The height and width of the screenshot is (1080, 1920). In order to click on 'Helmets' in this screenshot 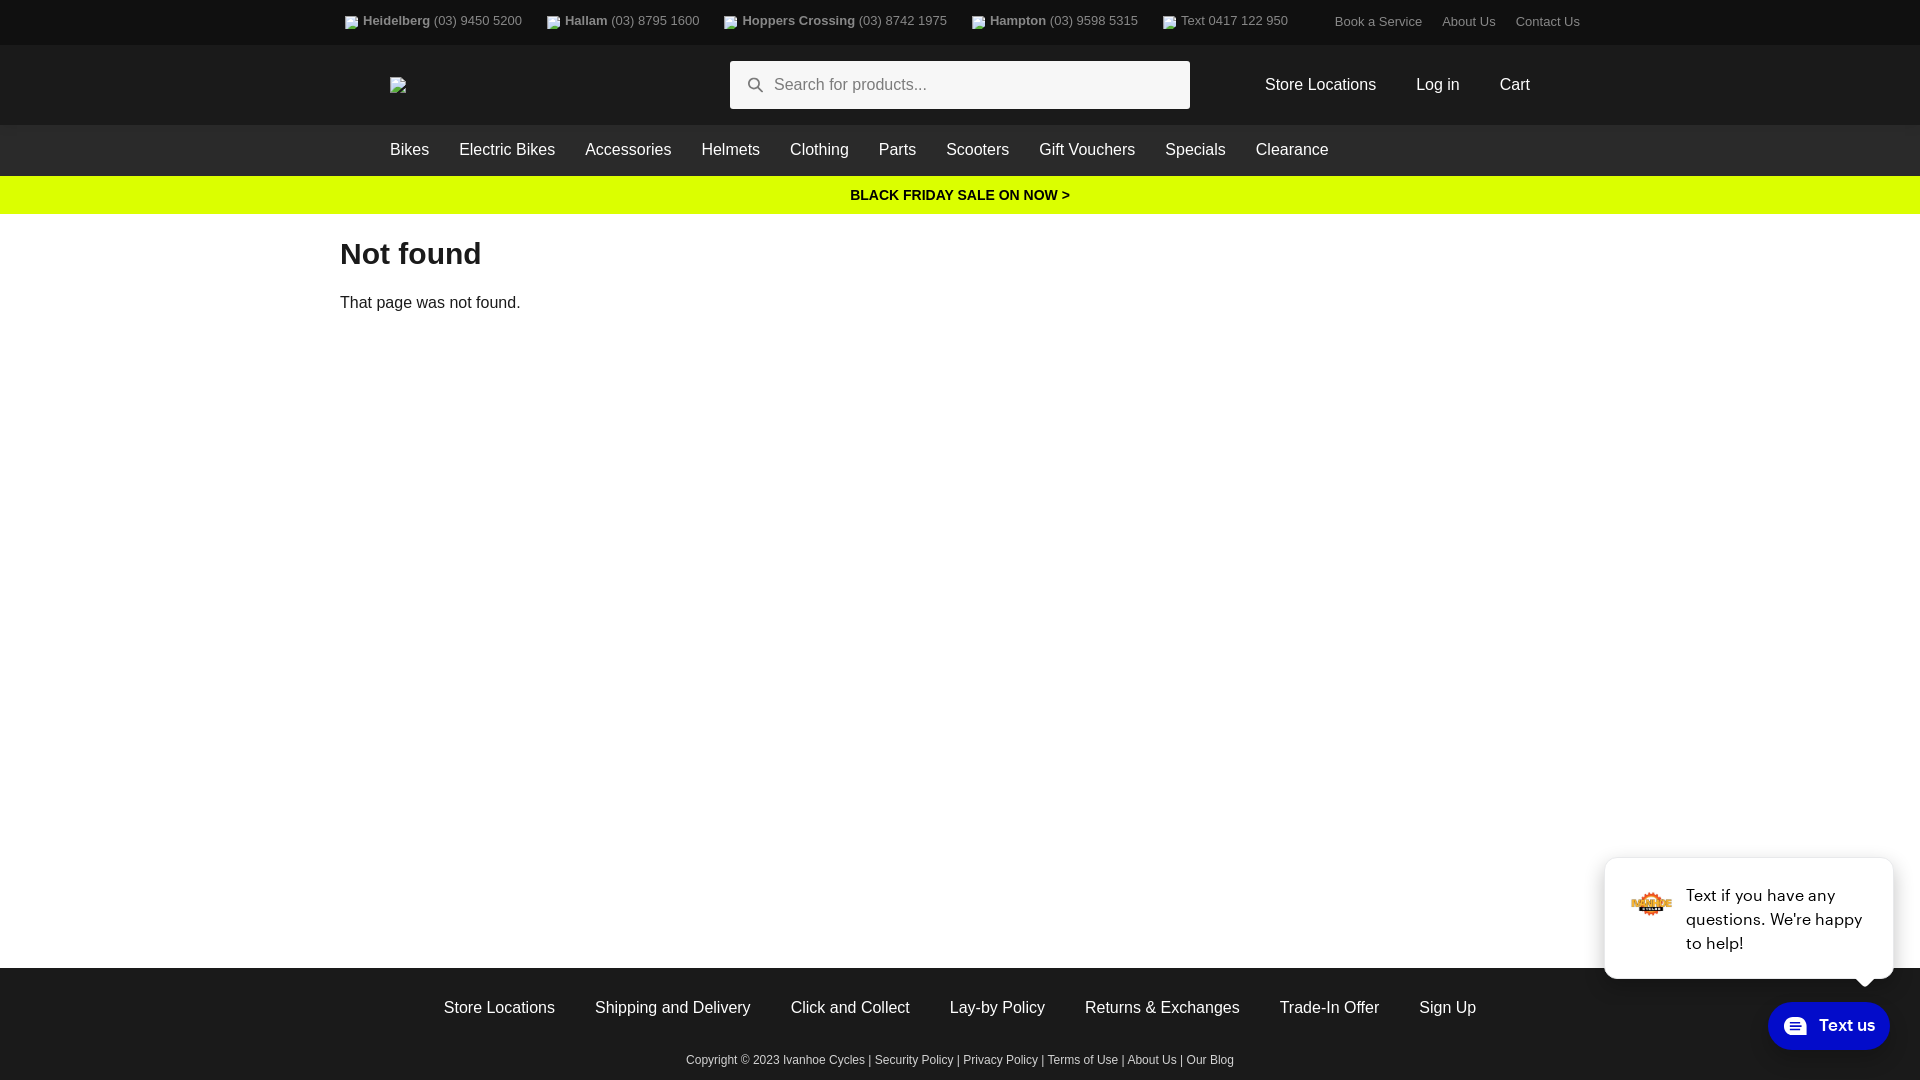, I will do `click(729, 149)`.